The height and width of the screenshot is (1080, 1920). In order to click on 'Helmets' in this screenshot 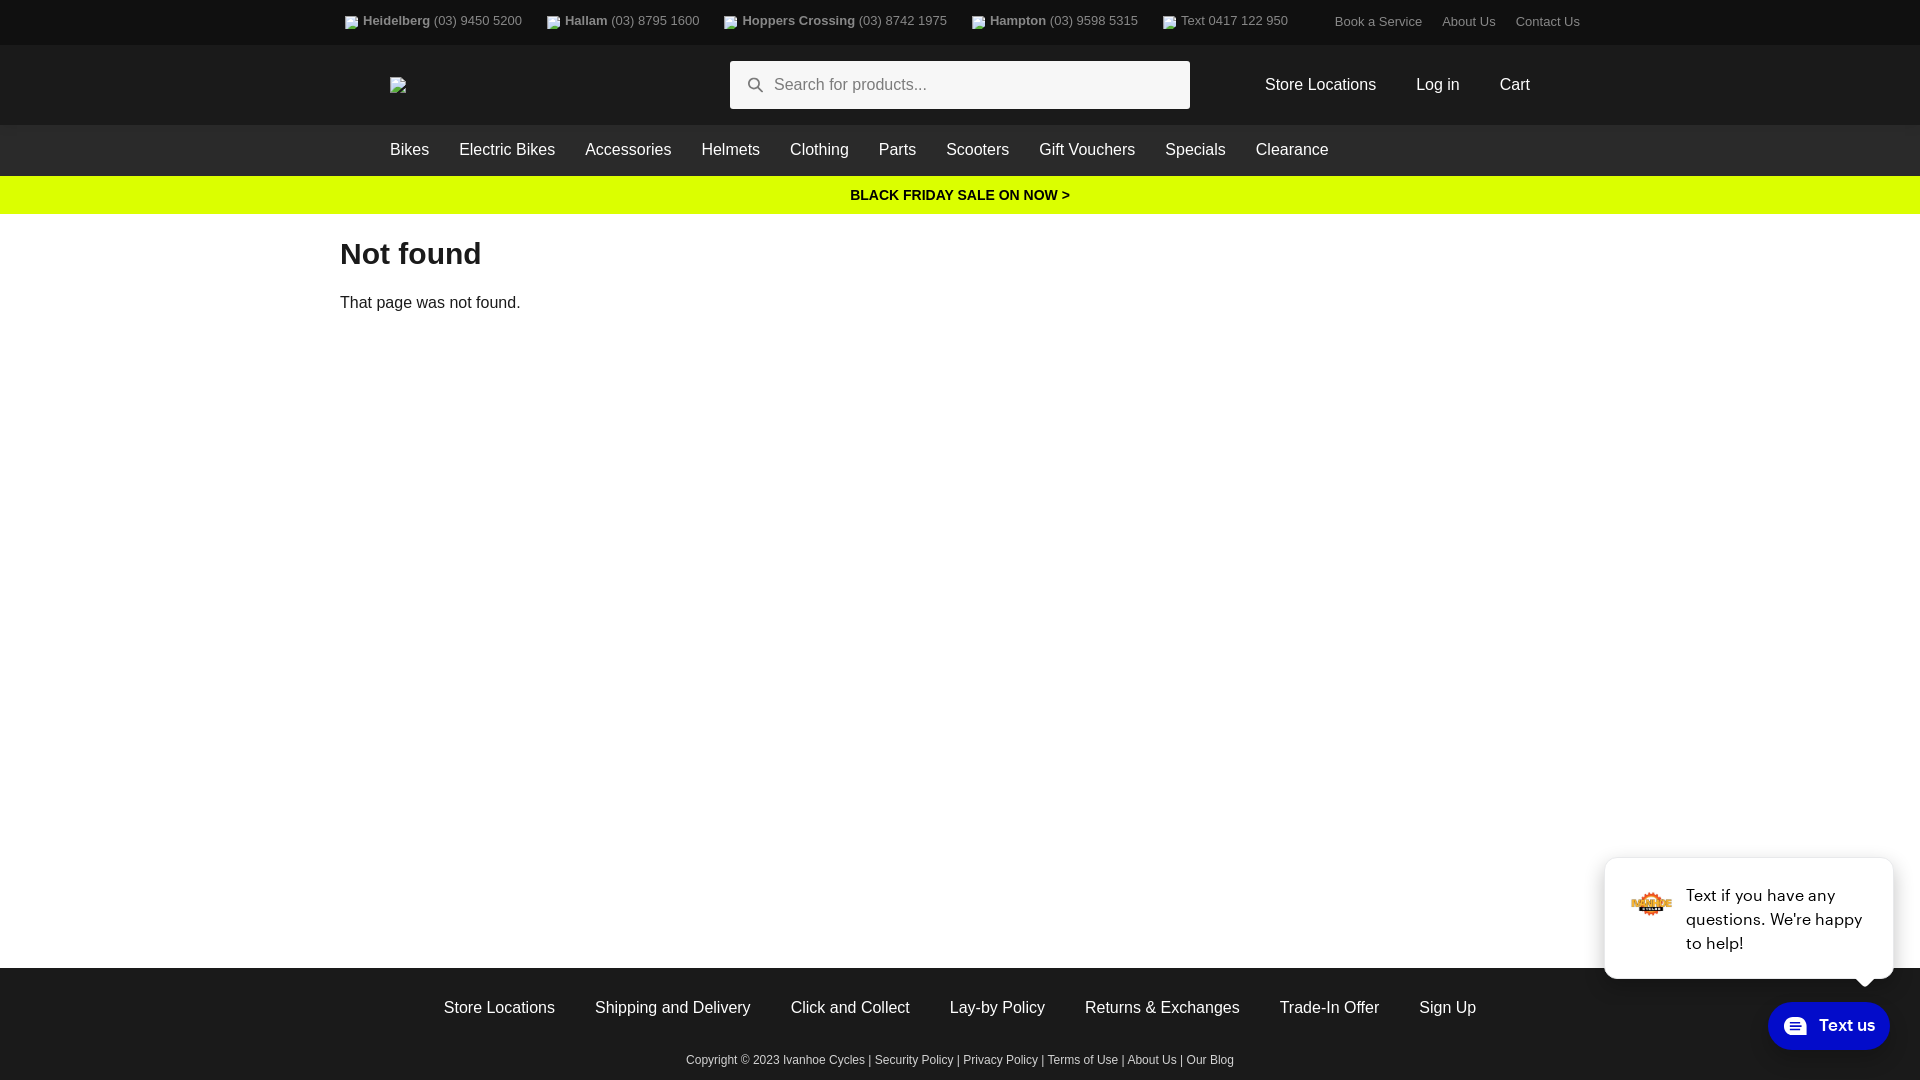, I will do `click(729, 149)`.